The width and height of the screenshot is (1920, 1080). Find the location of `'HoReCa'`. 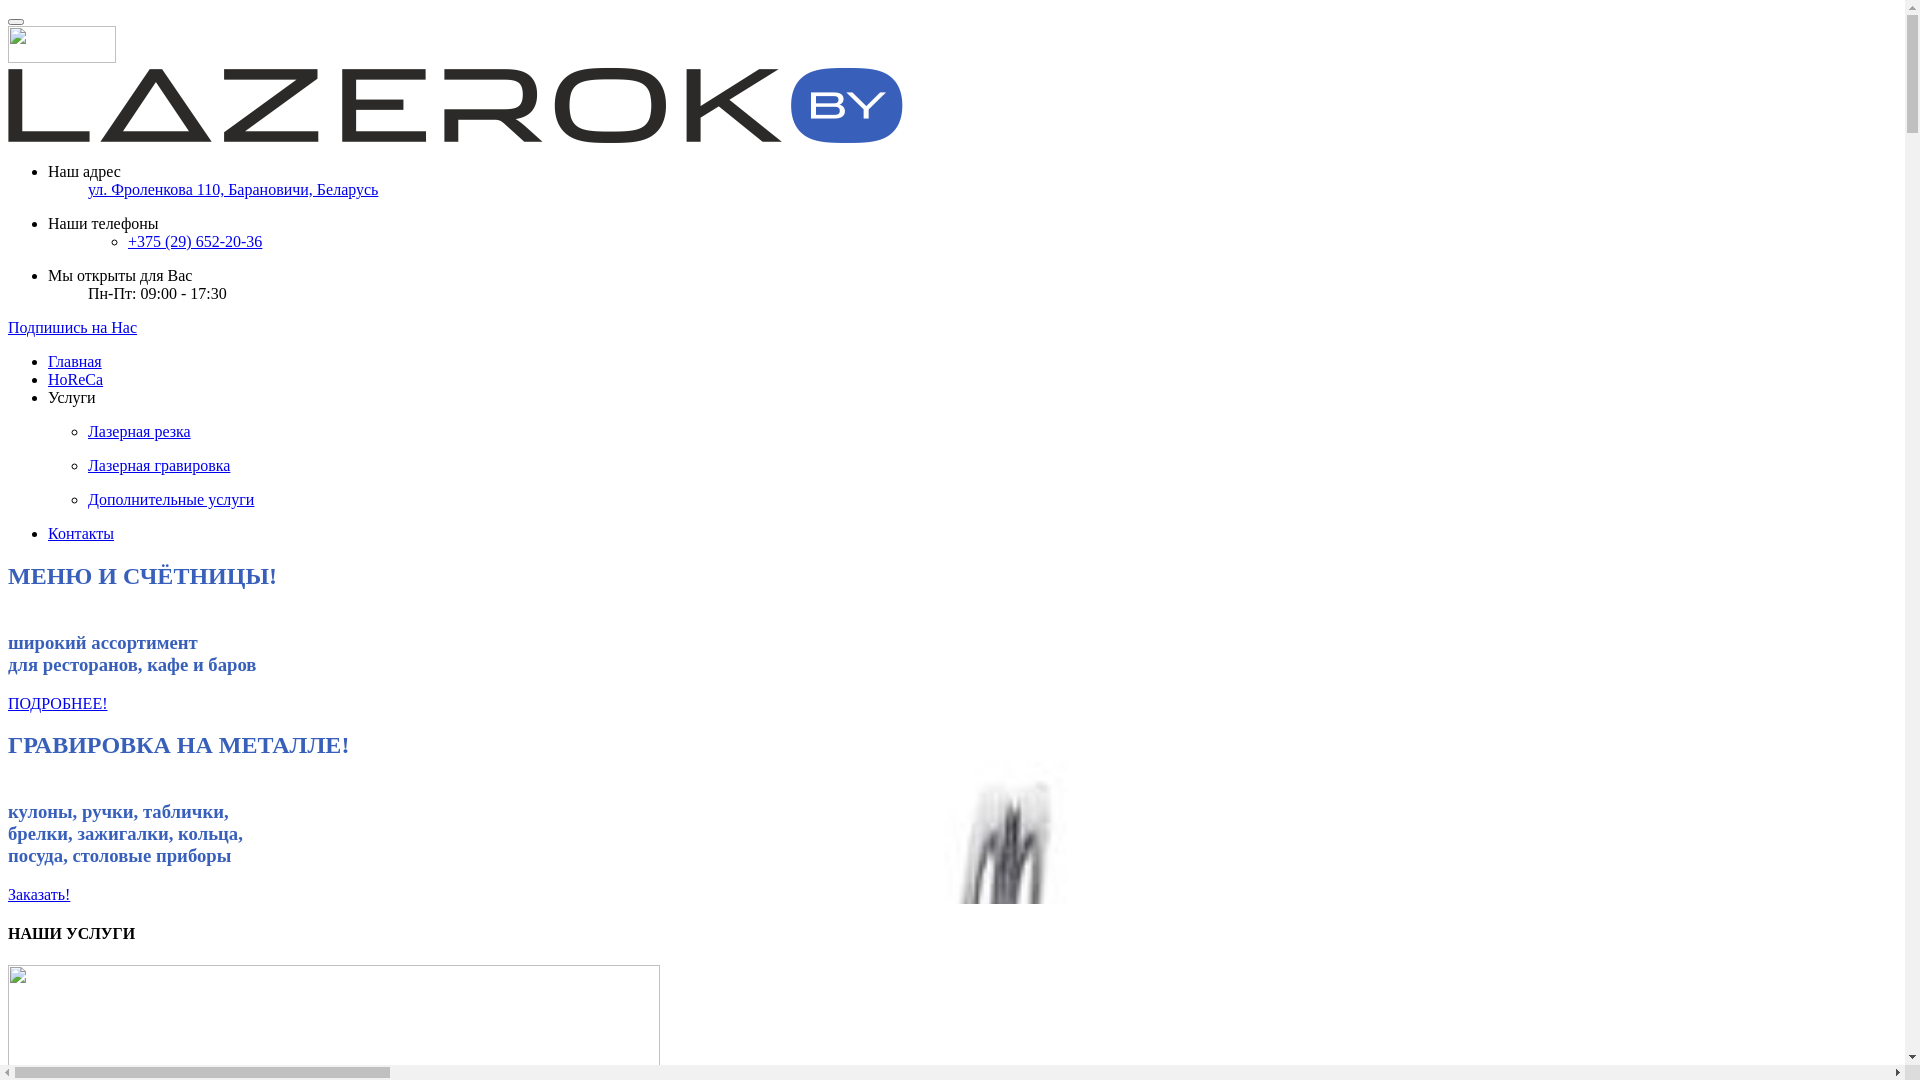

'HoReCa' is located at coordinates (75, 379).